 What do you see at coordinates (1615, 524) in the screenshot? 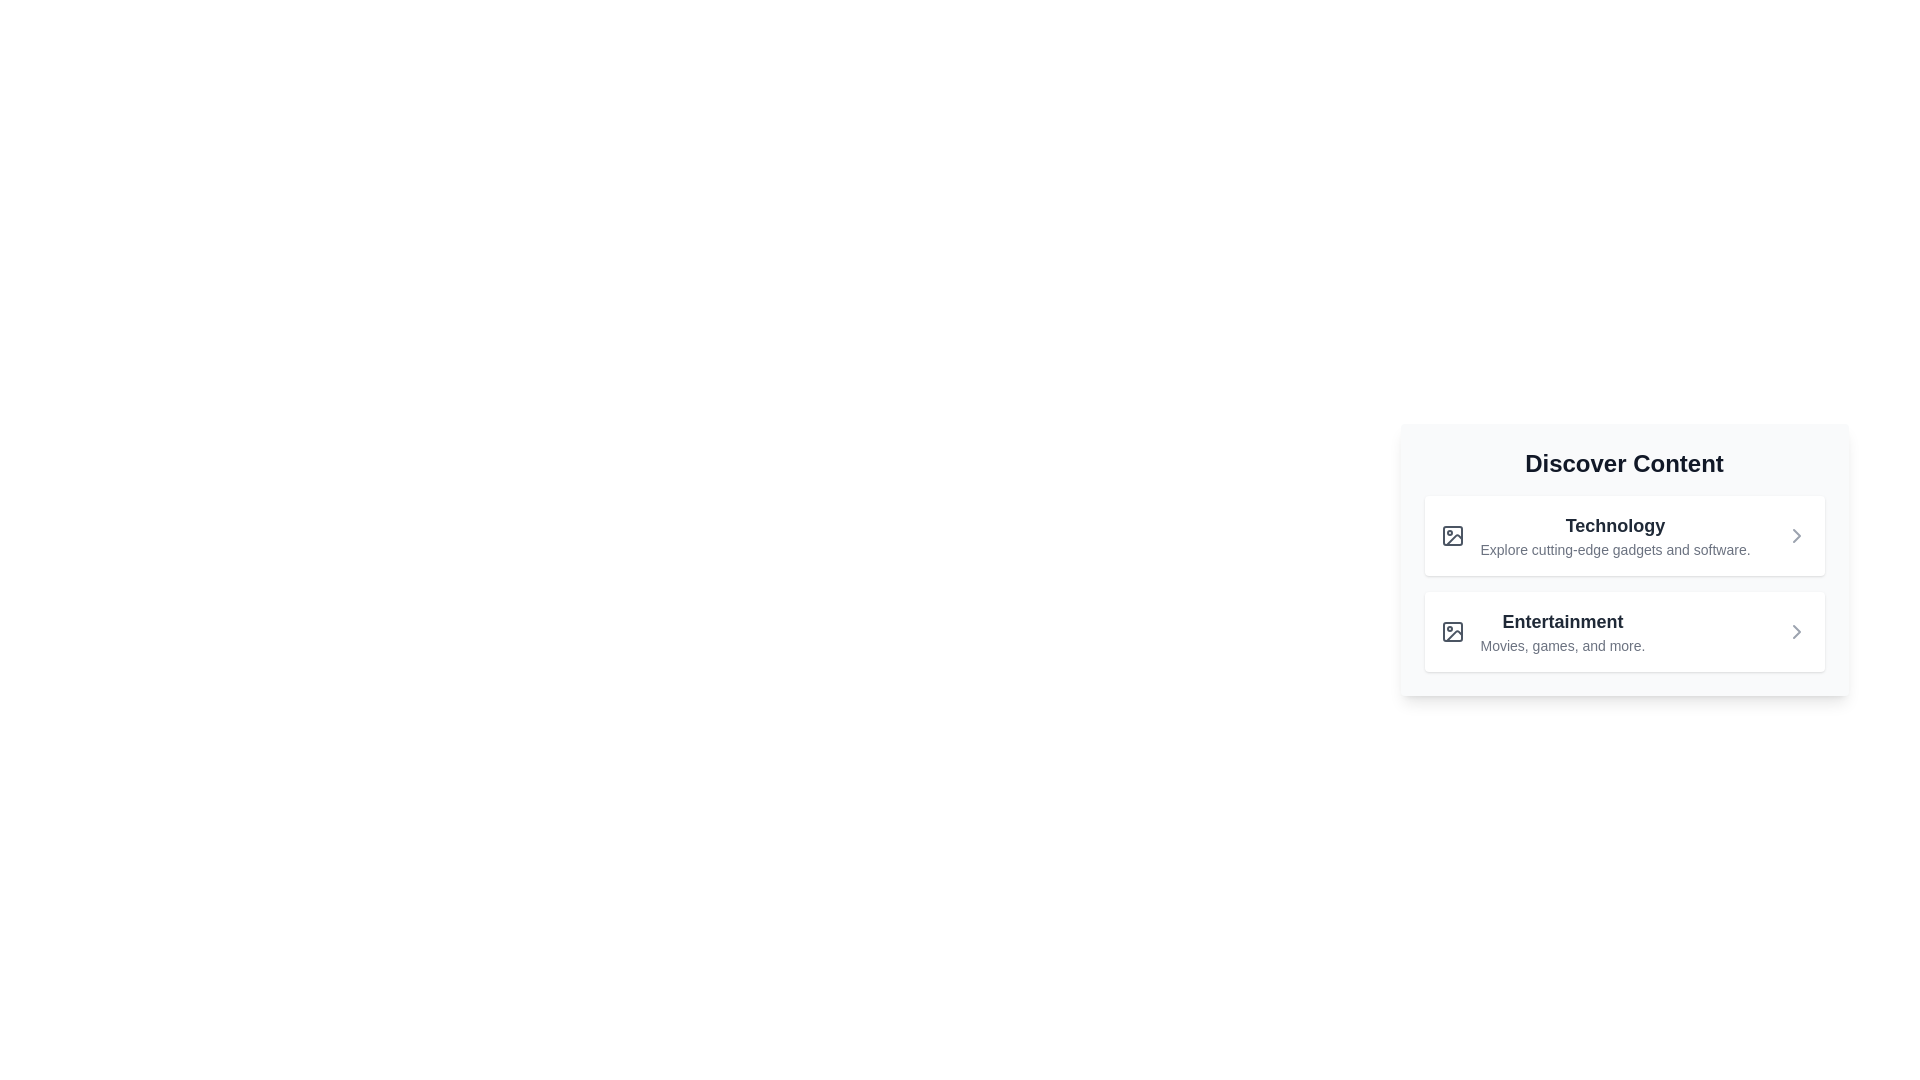
I see `text from the Label element located at the top-left corner of its block, which is above the line 'Explore cutting-edge gadgets and software.'` at bounding box center [1615, 524].